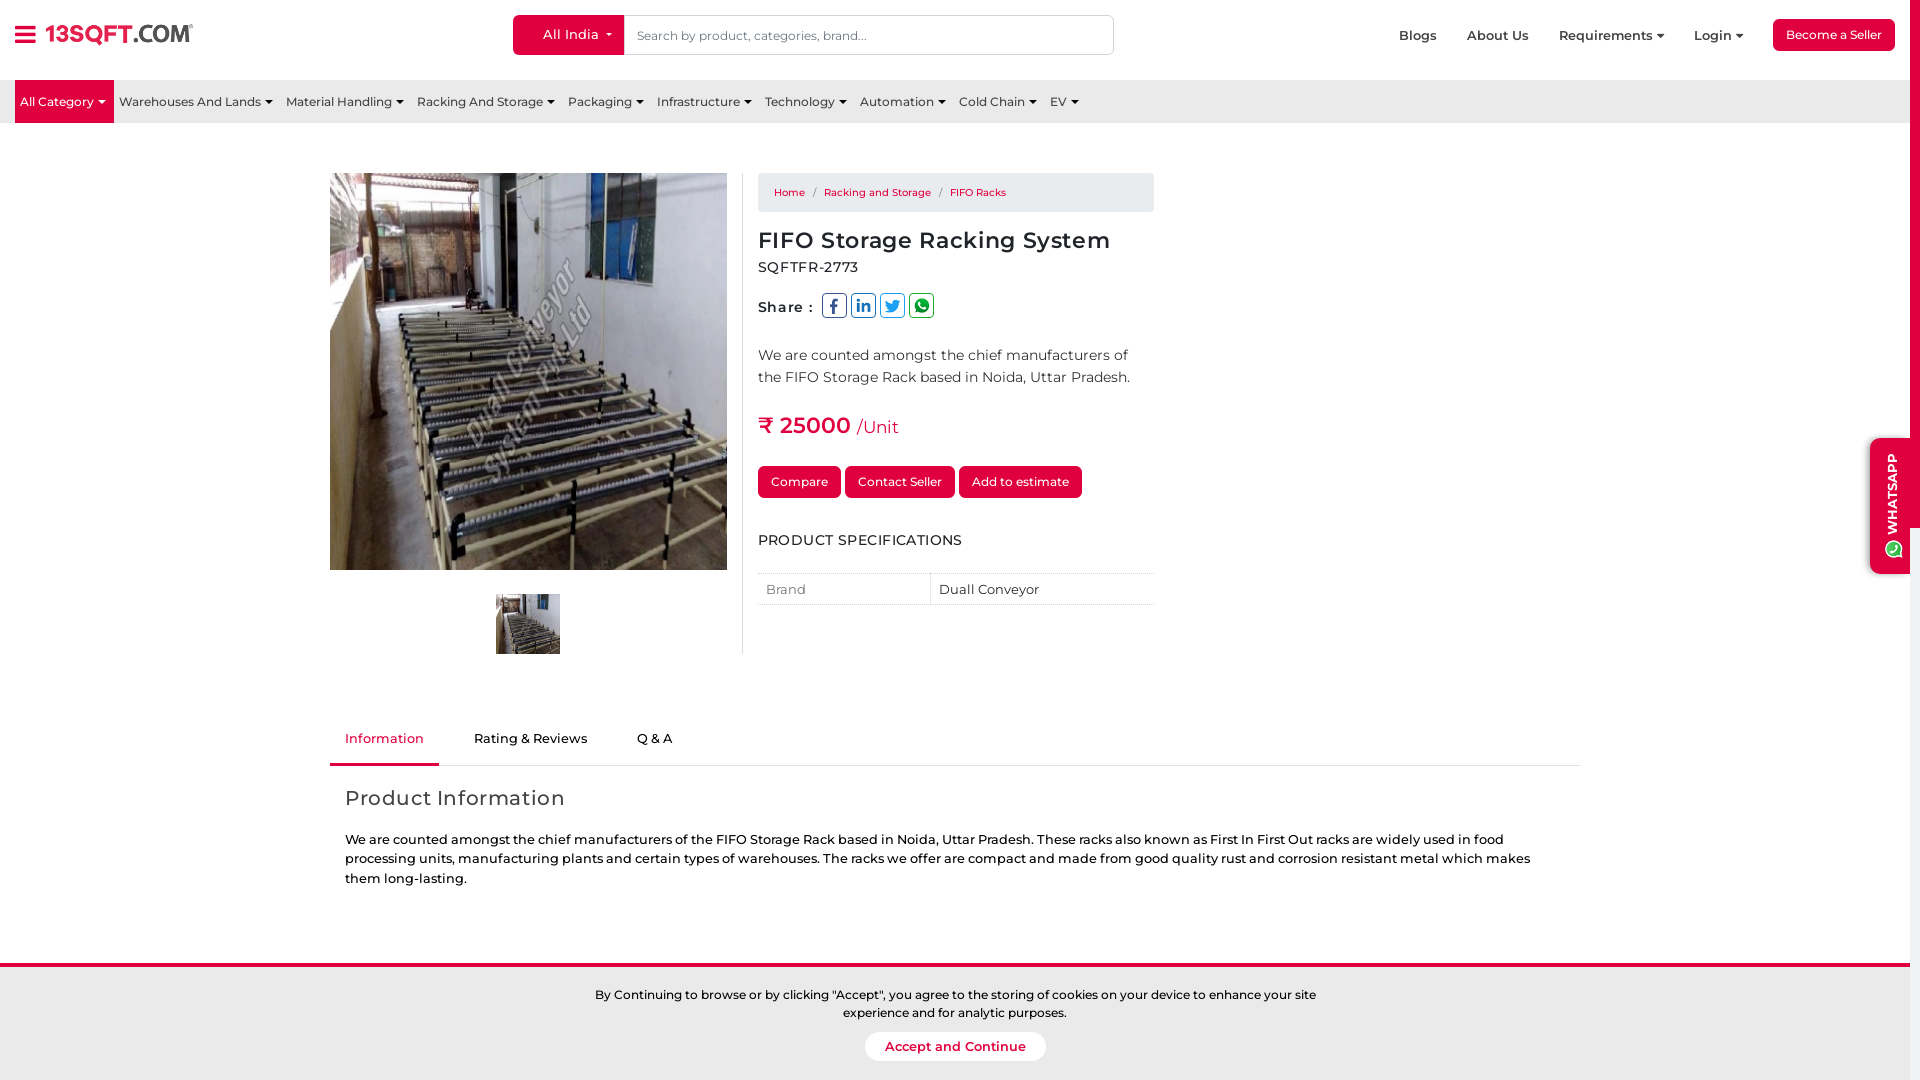 The width and height of the screenshot is (1920, 1080). Describe the element at coordinates (1512, 35) in the screenshot. I see `'About Us'` at that location.